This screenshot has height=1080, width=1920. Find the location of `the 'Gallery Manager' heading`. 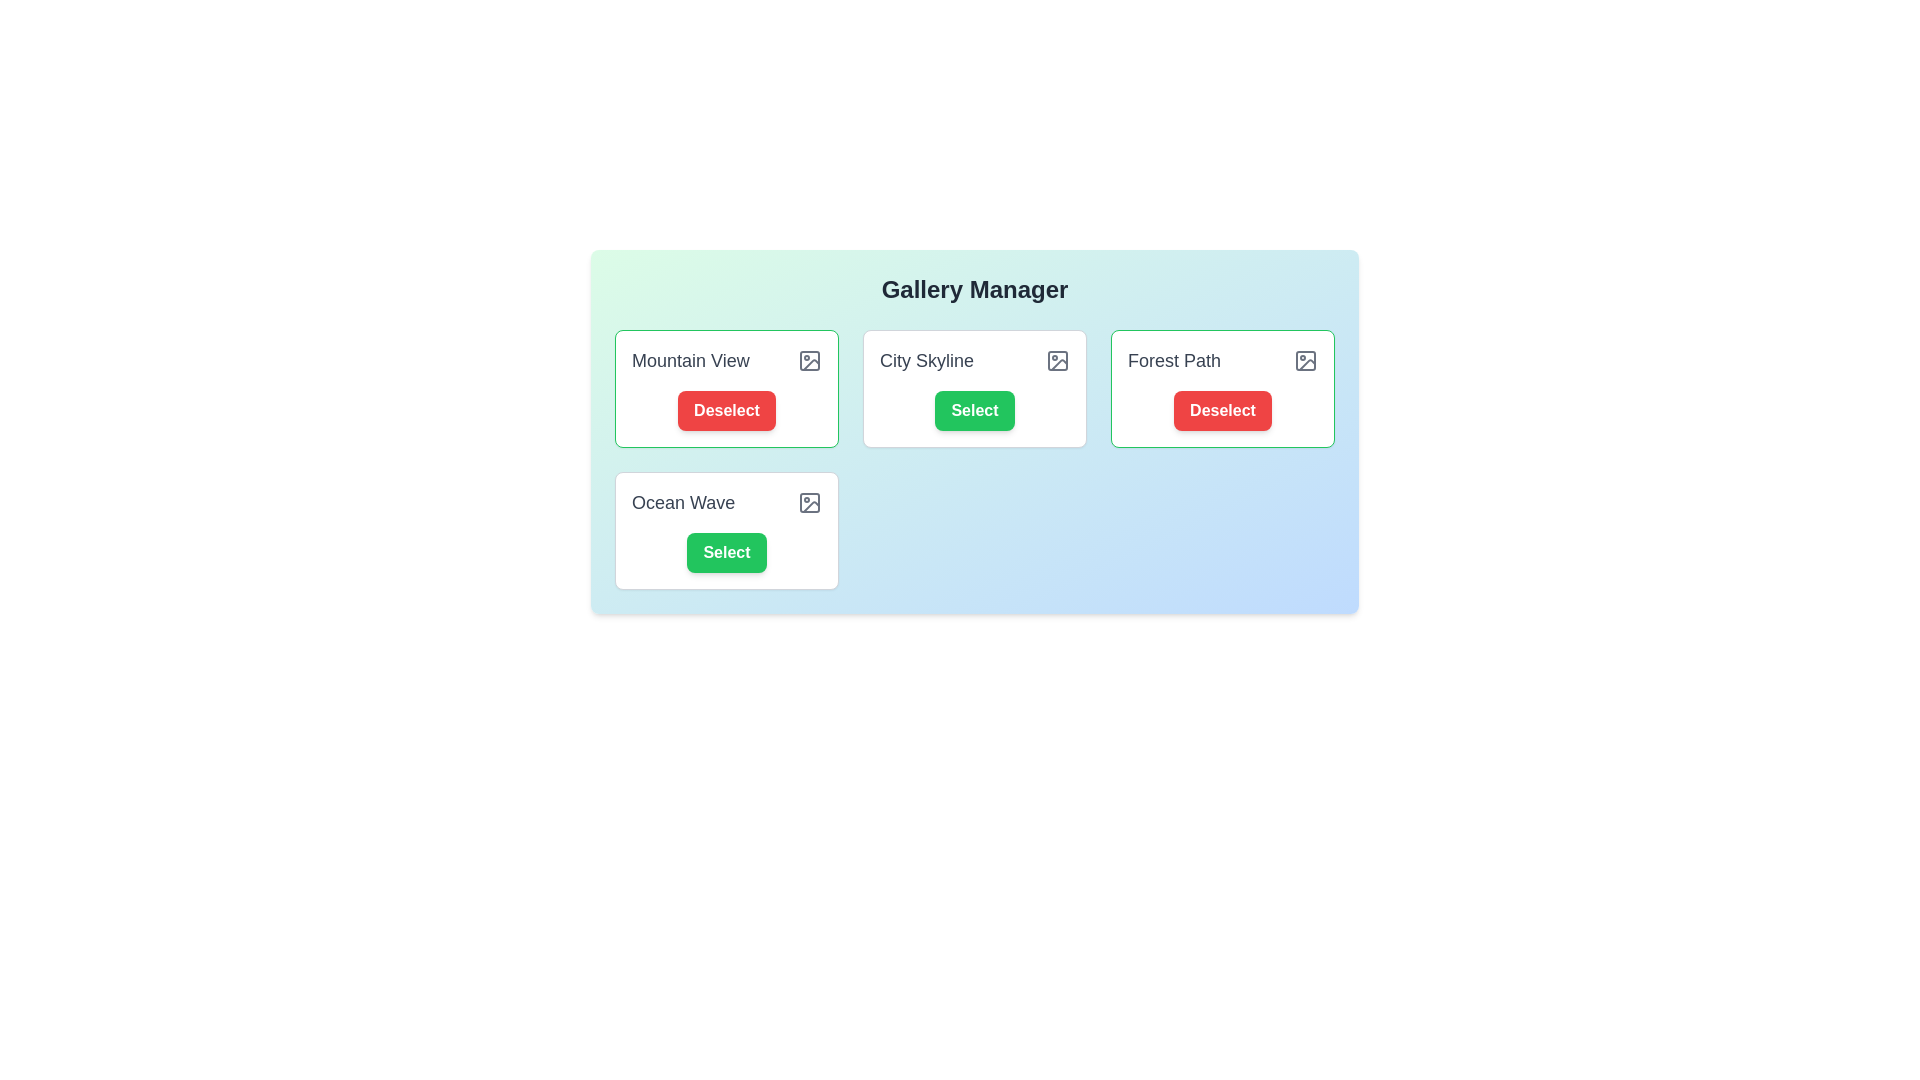

the 'Gallery Manager' heading is located at coordinates (974, 289).